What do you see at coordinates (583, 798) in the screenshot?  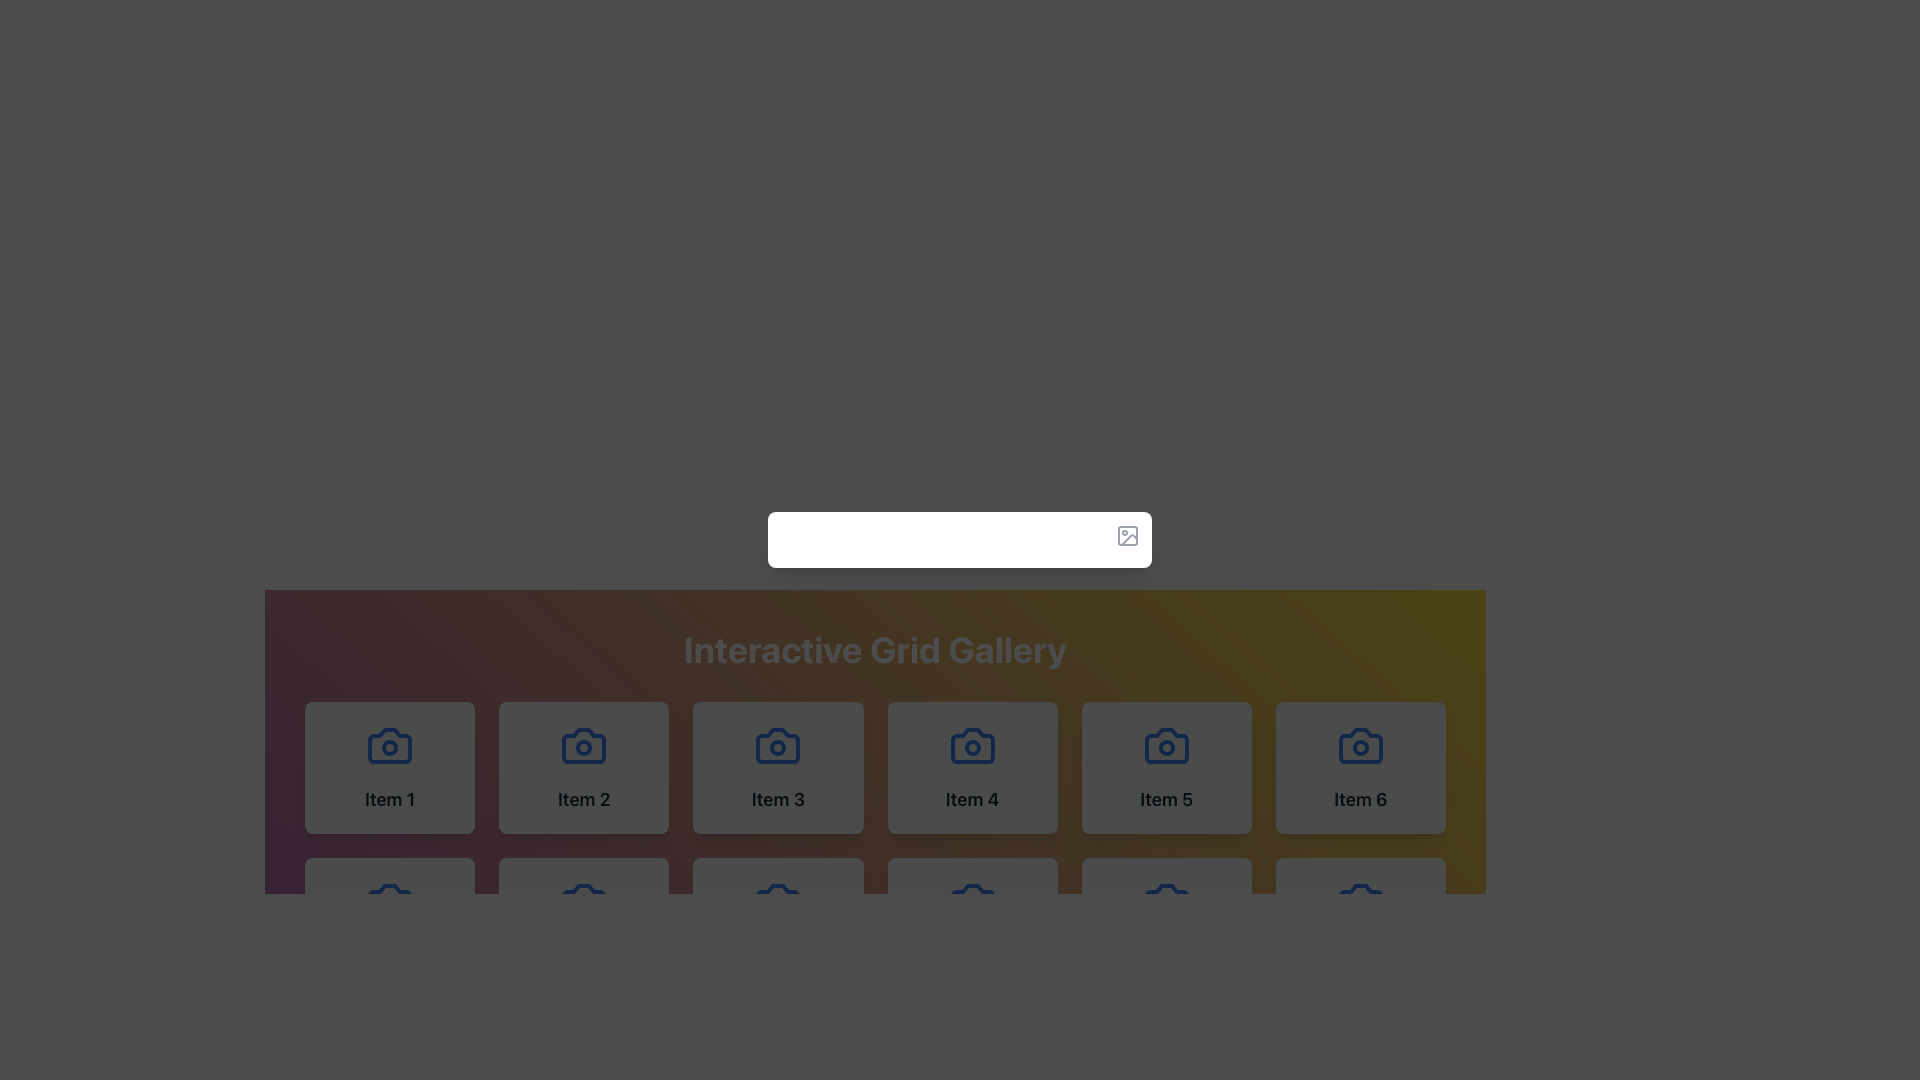 I see `the Static Text Label that provides identifying information for 'Item 2', located in the bottom section of the second card in the top row of the grid` at bounding box center [583, 798].